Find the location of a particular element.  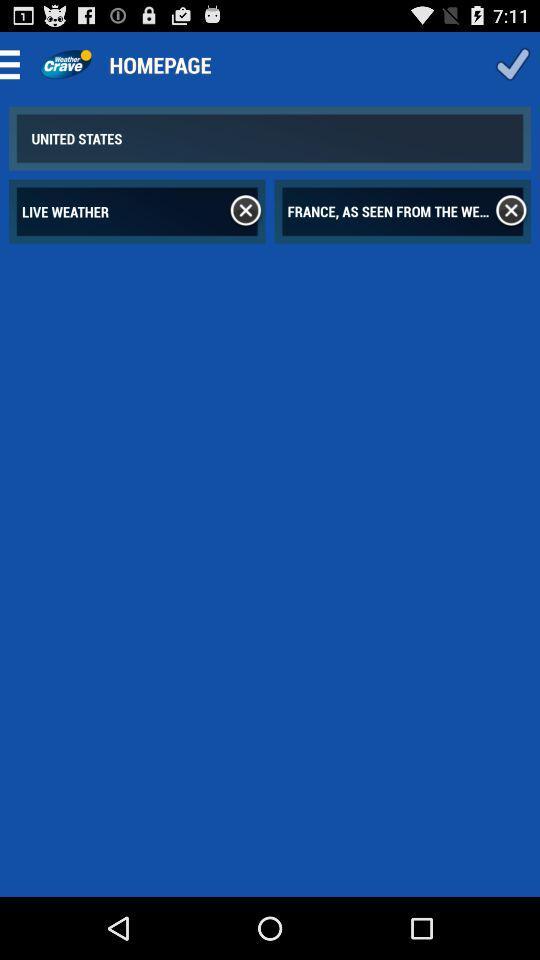

the app above united states item is located at coordinates (65, 64).